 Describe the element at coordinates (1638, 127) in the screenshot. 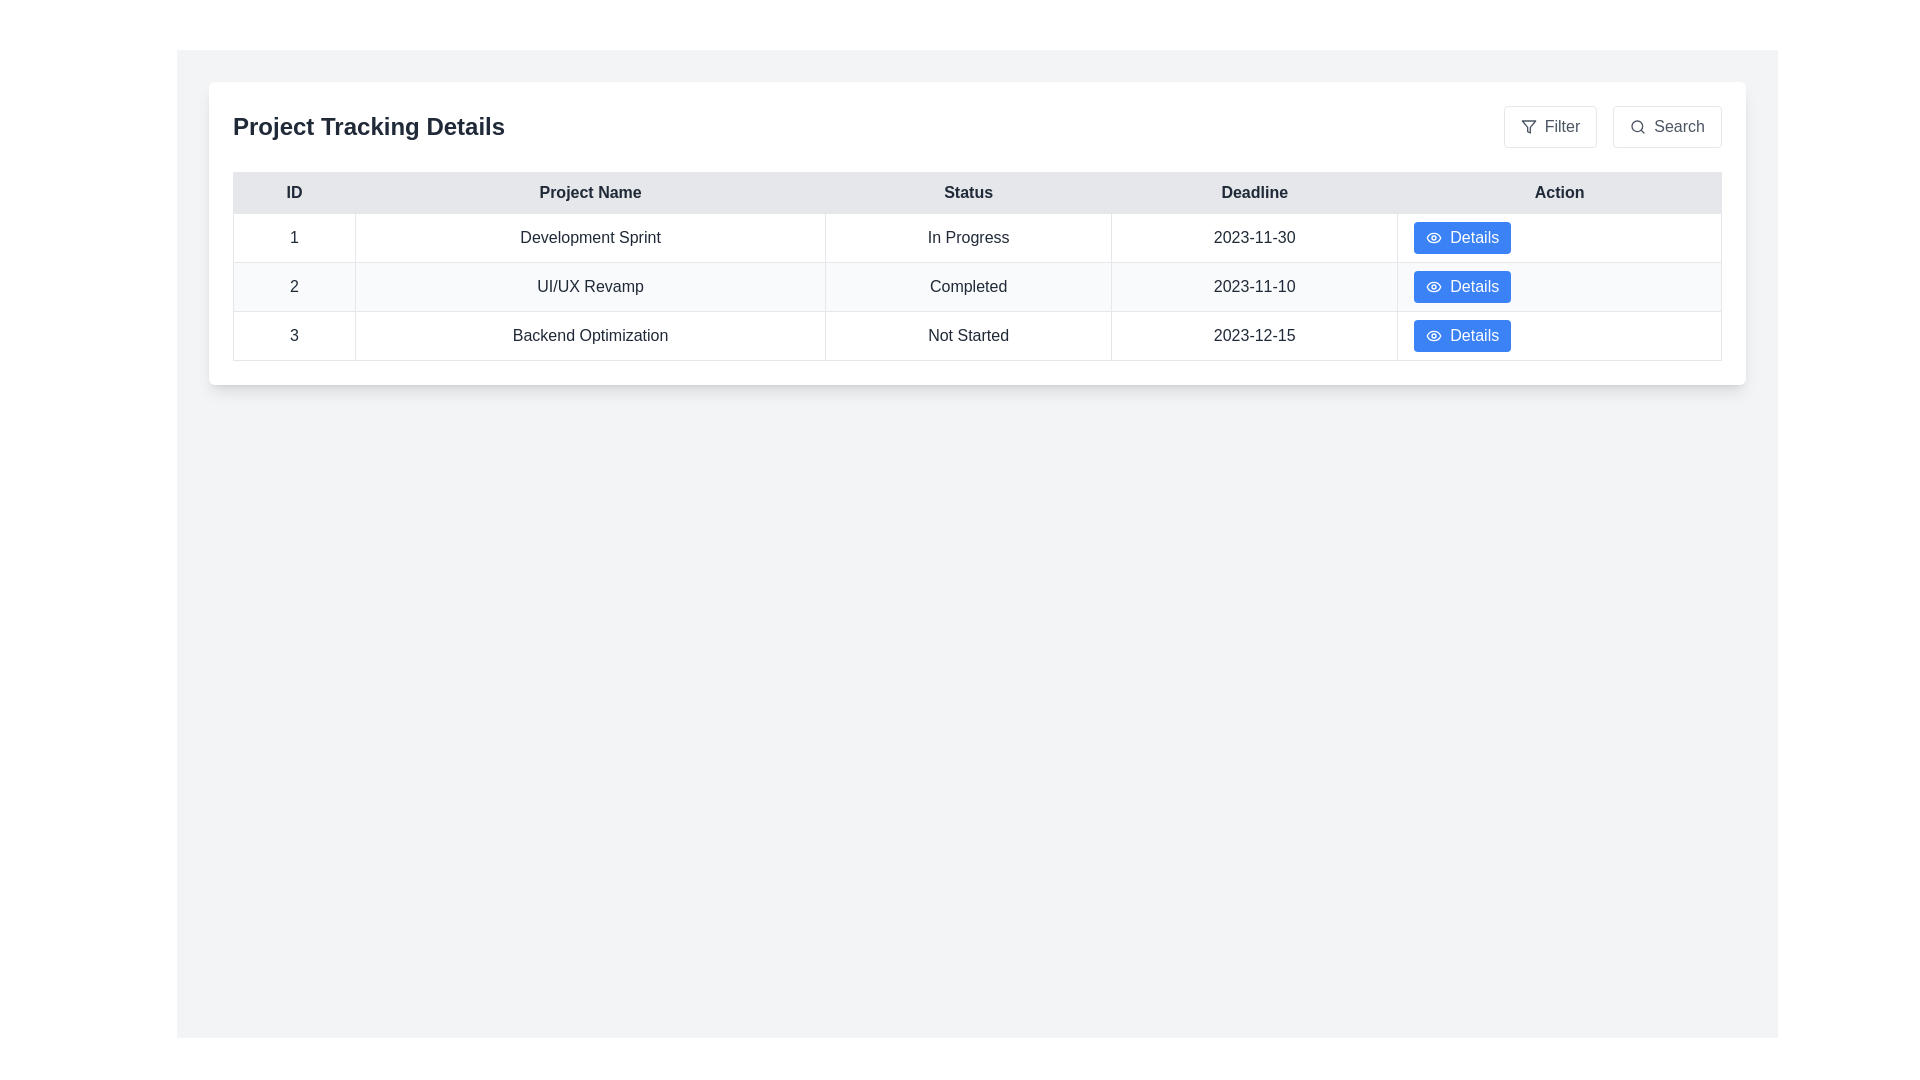

I see `the search icon located within the 'Search' button, which is positioned to the left of the text 'Search'` at that location.